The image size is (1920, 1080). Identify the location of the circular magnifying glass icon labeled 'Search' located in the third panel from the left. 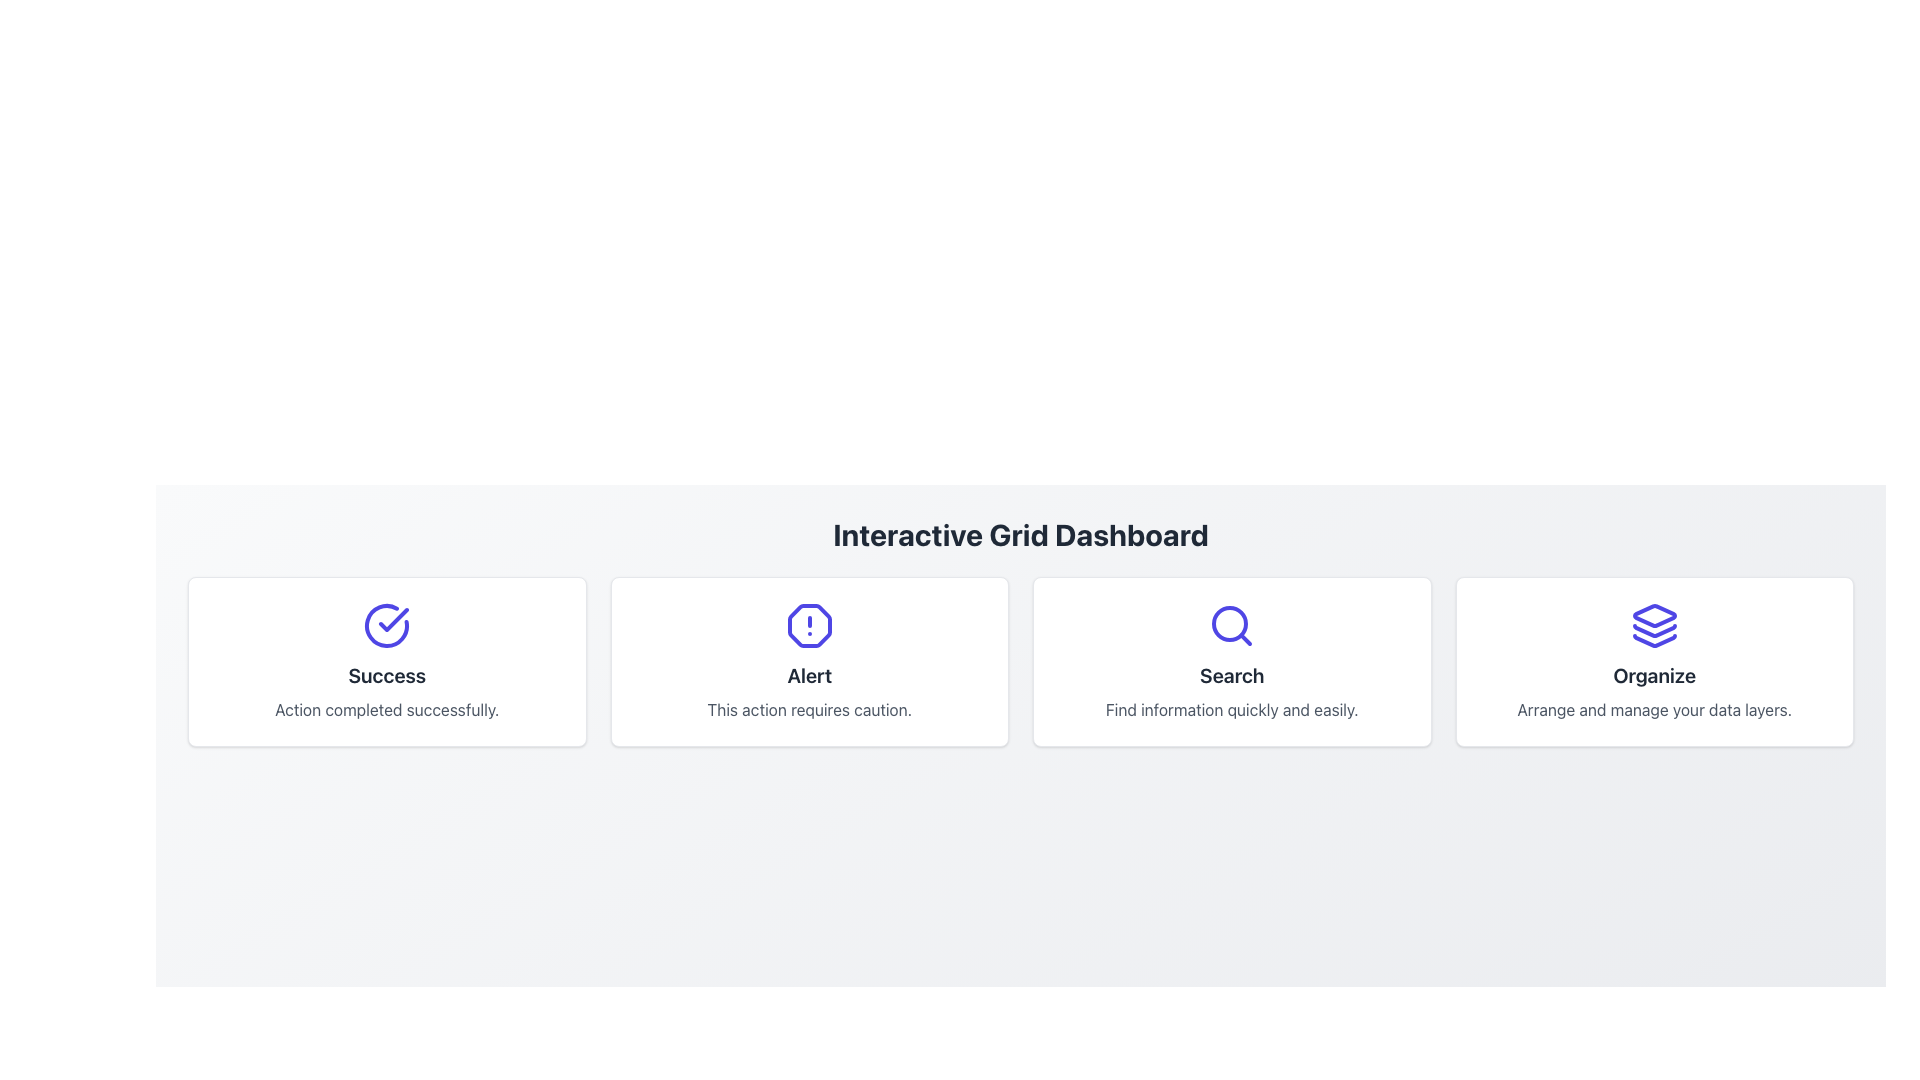
(1229, 623).